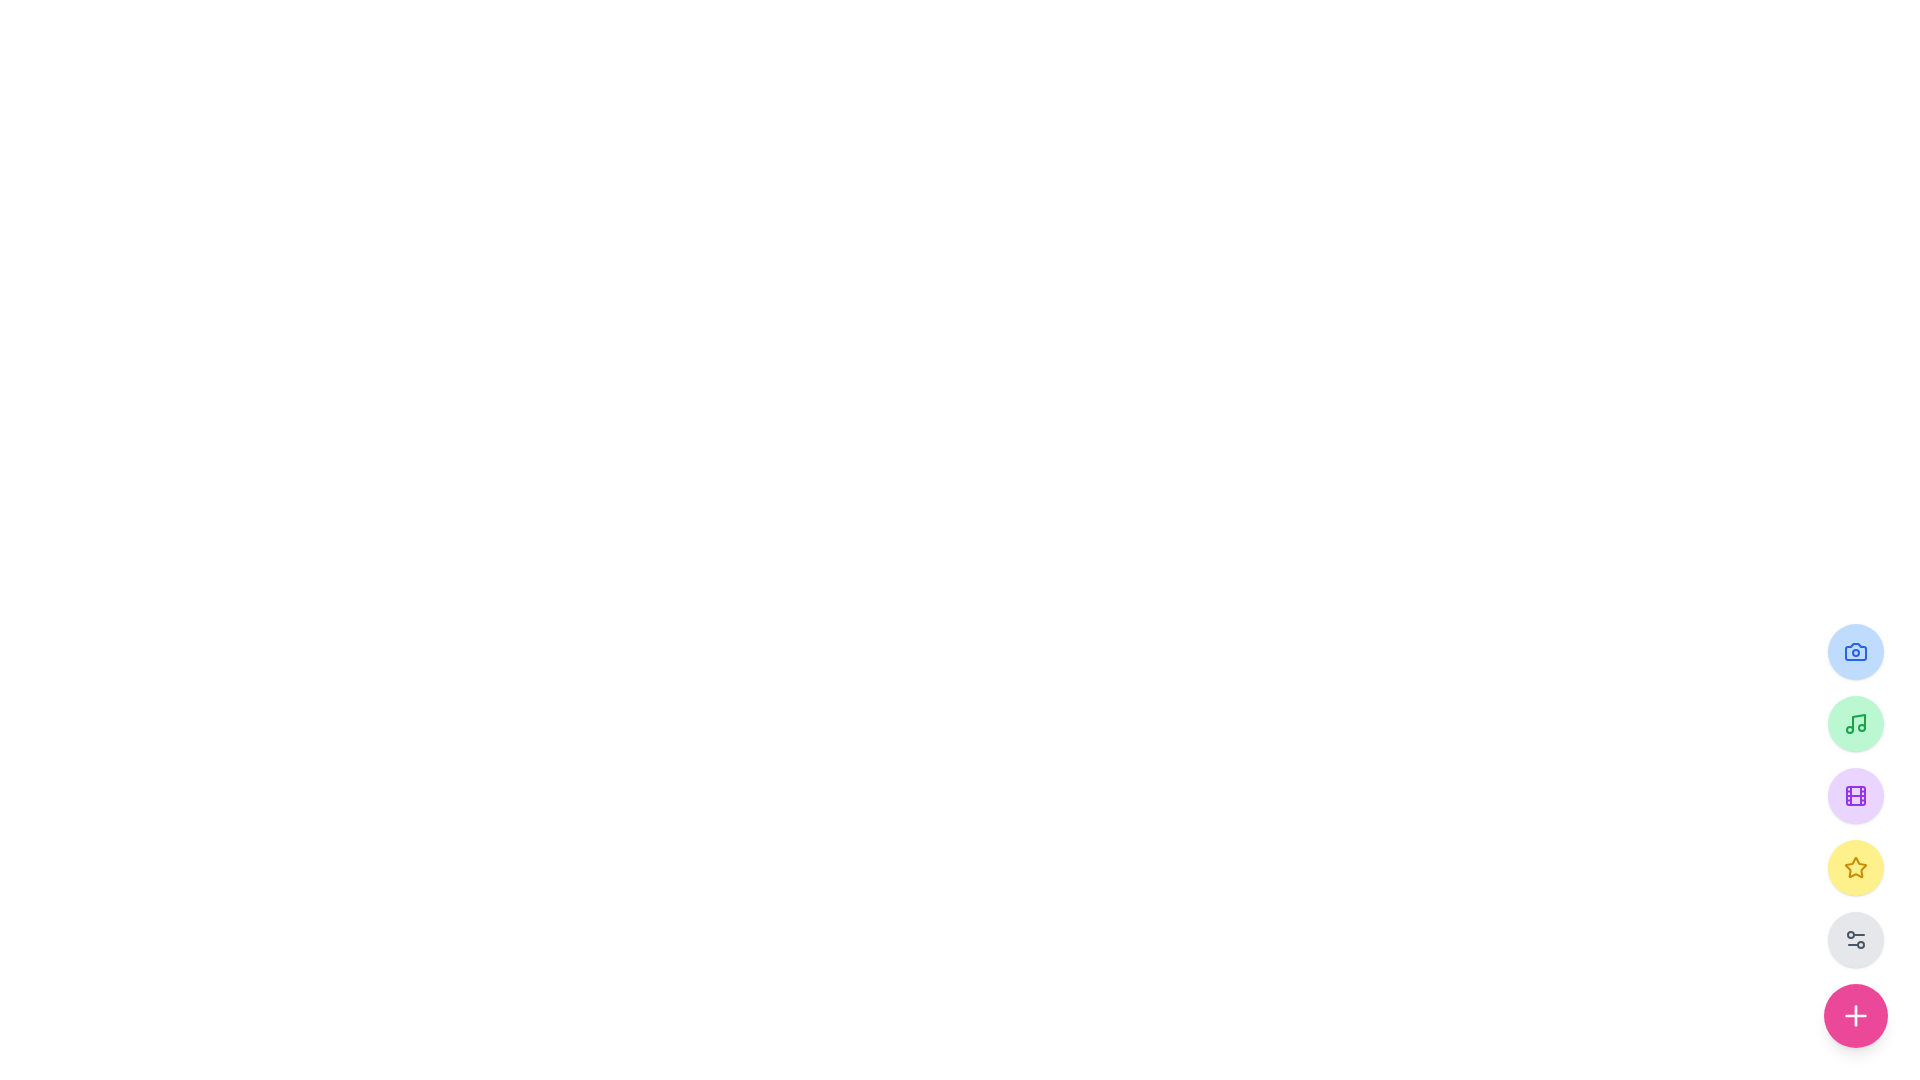 The width and height of the screenshot is (1920, 1080). I want to click on the button located at the bottom-right corner of the interface, which has a plus icon and is the last icon in a vertical stack of circular icons, so click(1855, 1015).